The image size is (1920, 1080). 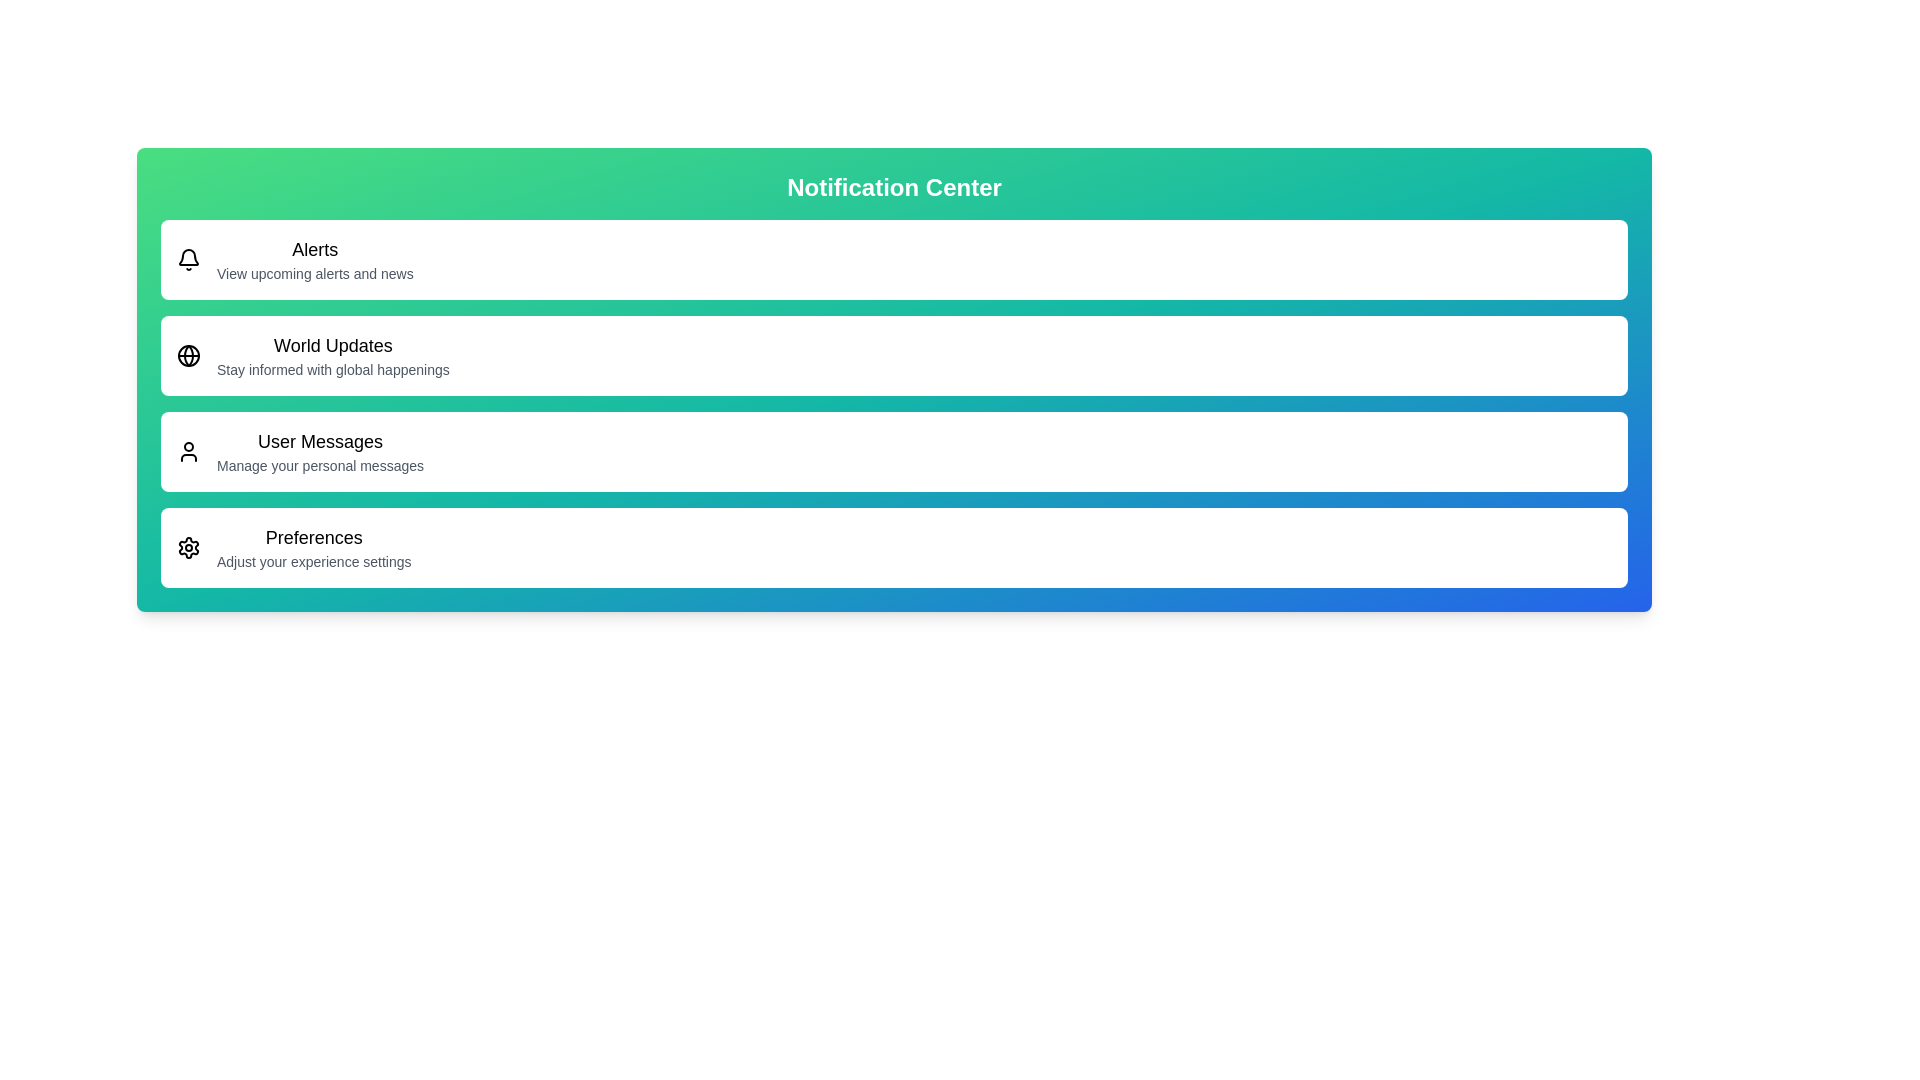 What do you see at coordinates (188, 451) in the screenshot?
I see `the menu item corresponding to User Messages to examine its iconography` at bounding box center [188, 451].